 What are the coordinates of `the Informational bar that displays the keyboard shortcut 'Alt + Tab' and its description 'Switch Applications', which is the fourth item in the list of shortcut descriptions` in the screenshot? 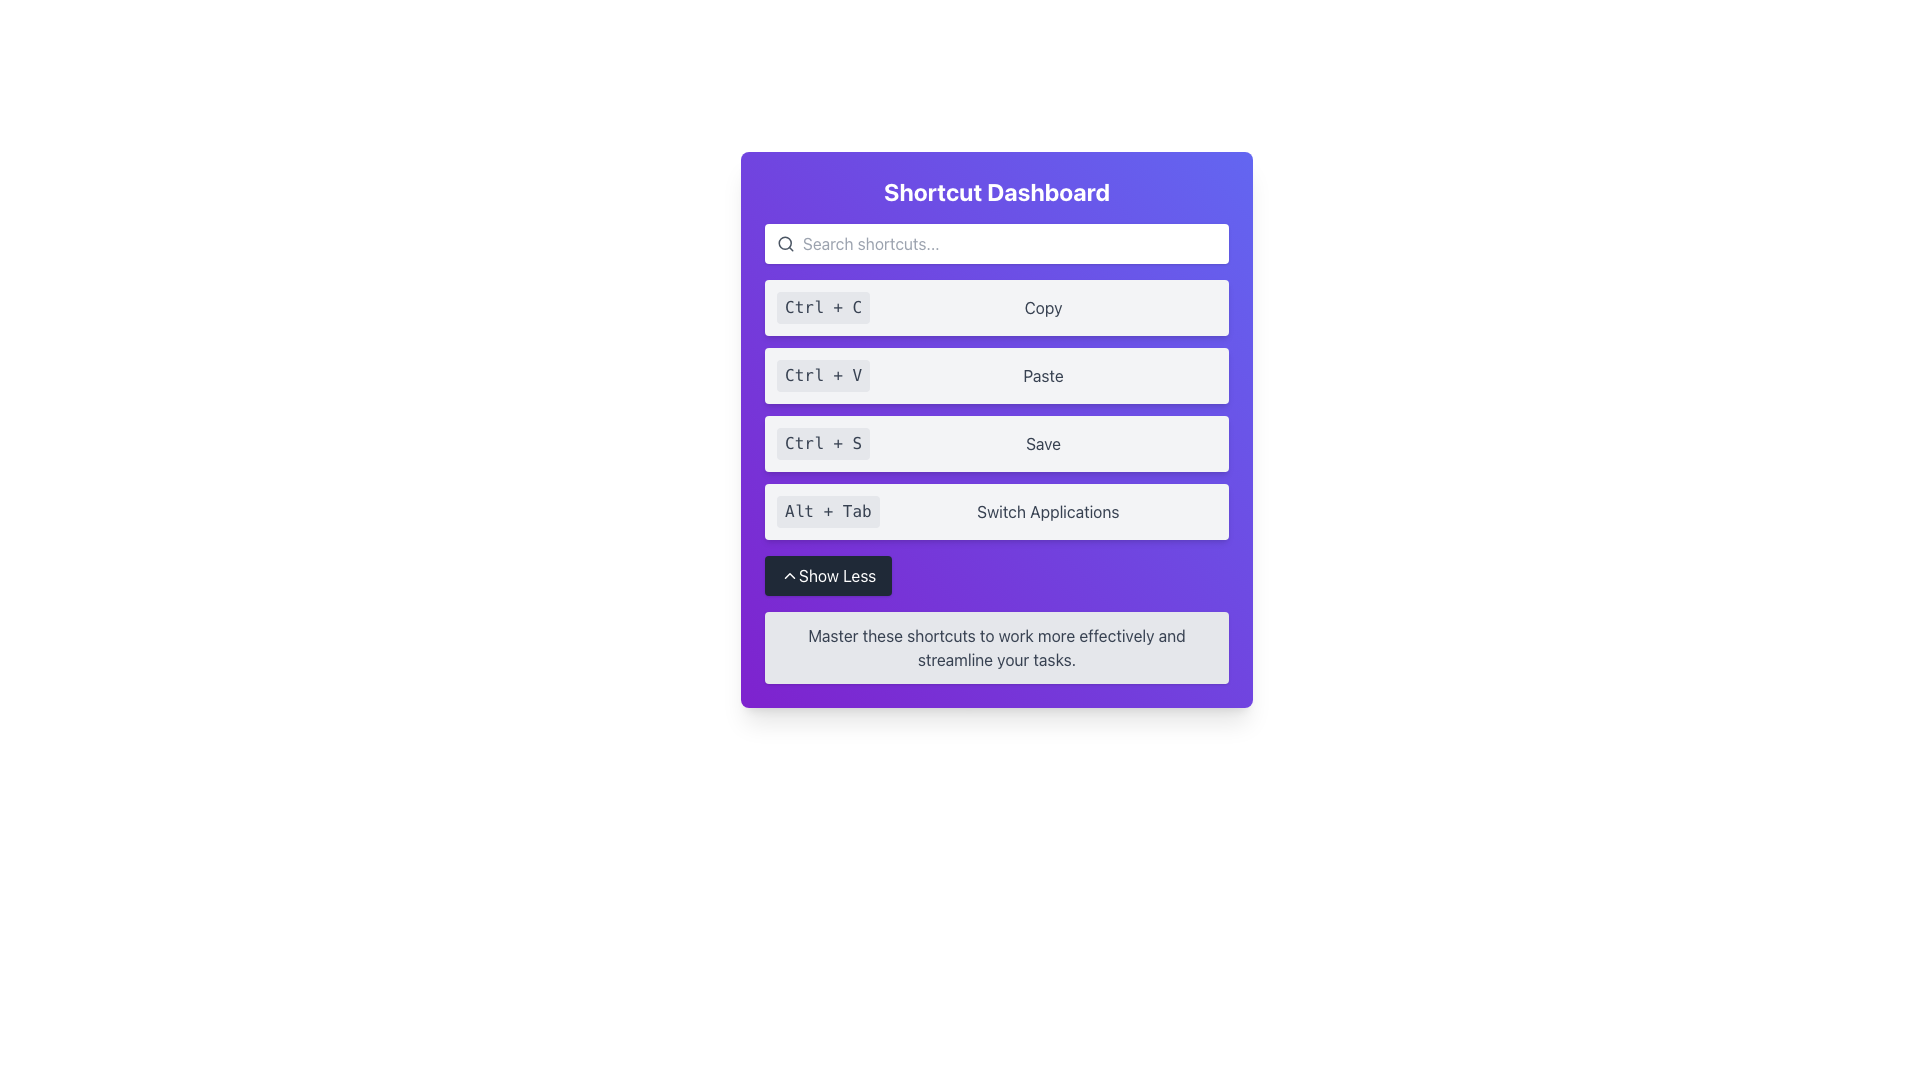 It's located at (997, 511).